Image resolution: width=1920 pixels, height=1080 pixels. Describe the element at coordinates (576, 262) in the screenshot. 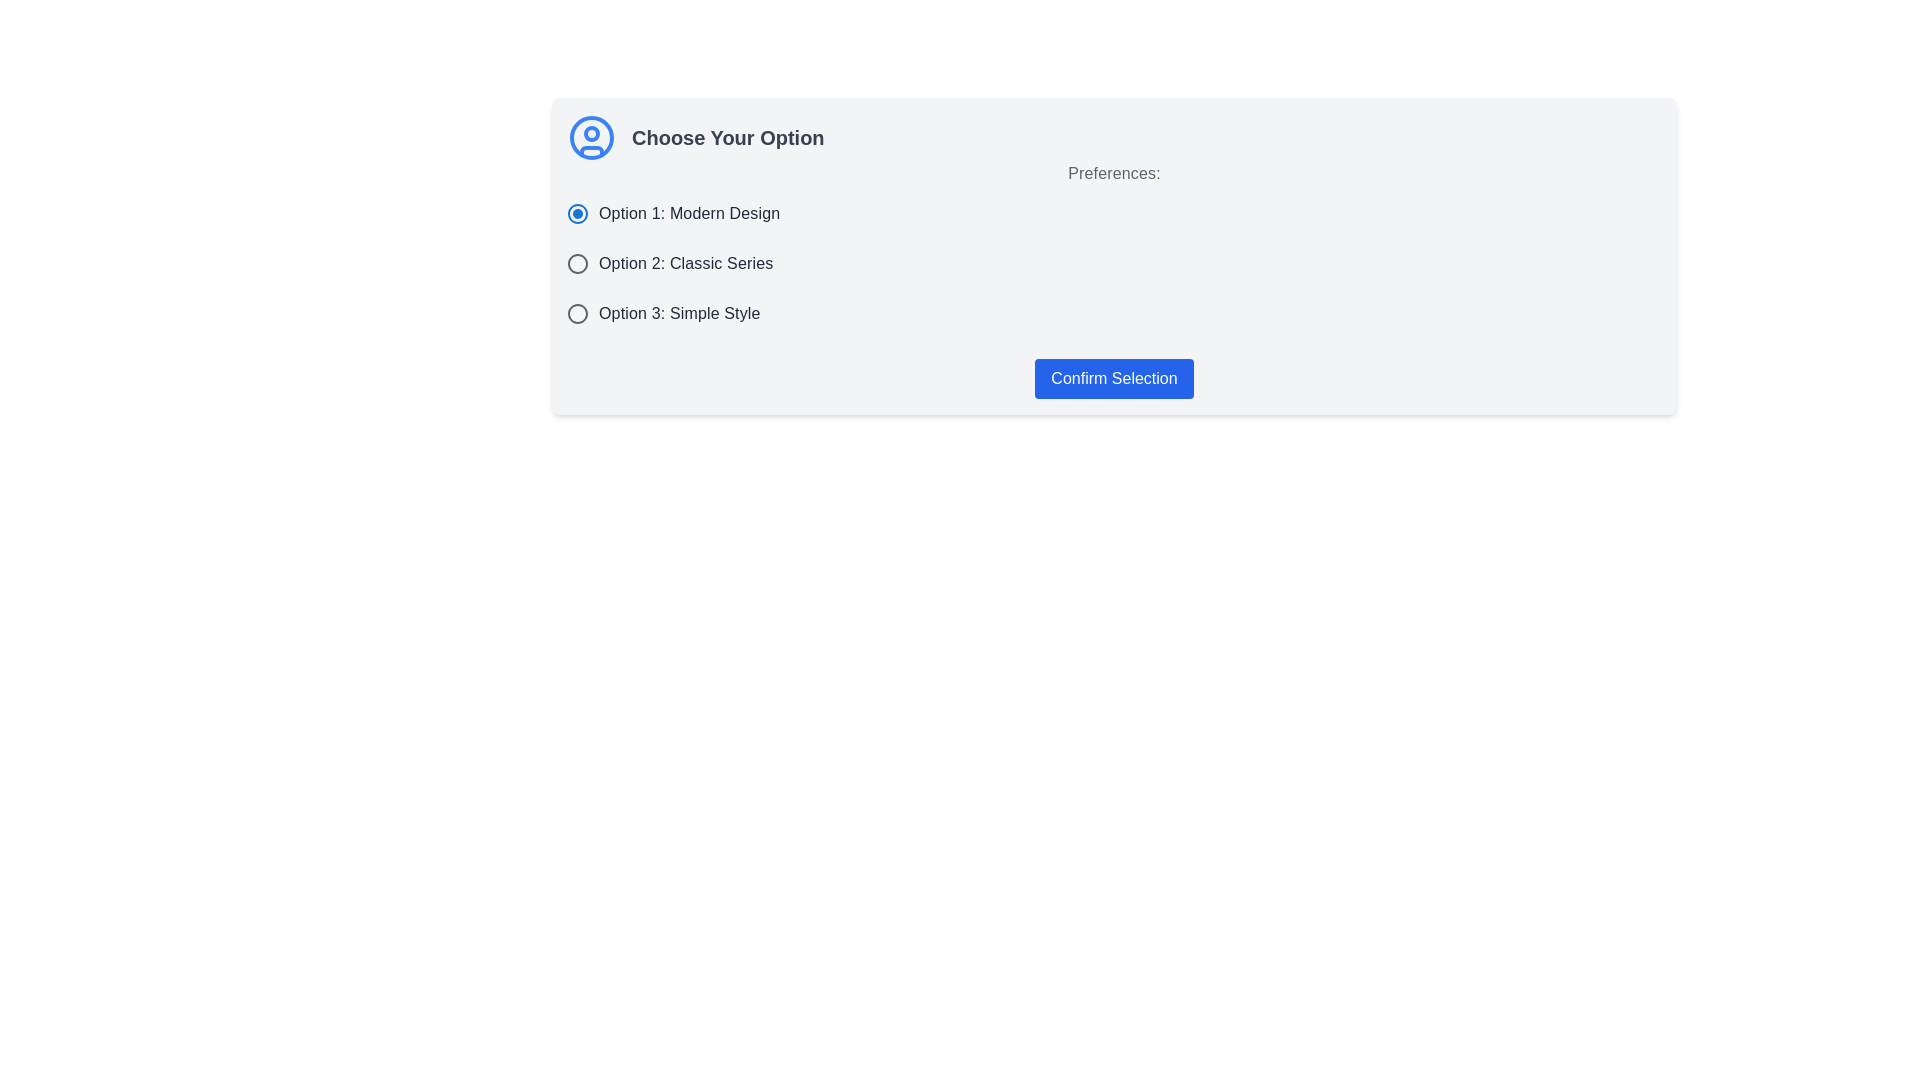

I see `the second radio button labeled 'Option 2: Classic Series'` at that location.